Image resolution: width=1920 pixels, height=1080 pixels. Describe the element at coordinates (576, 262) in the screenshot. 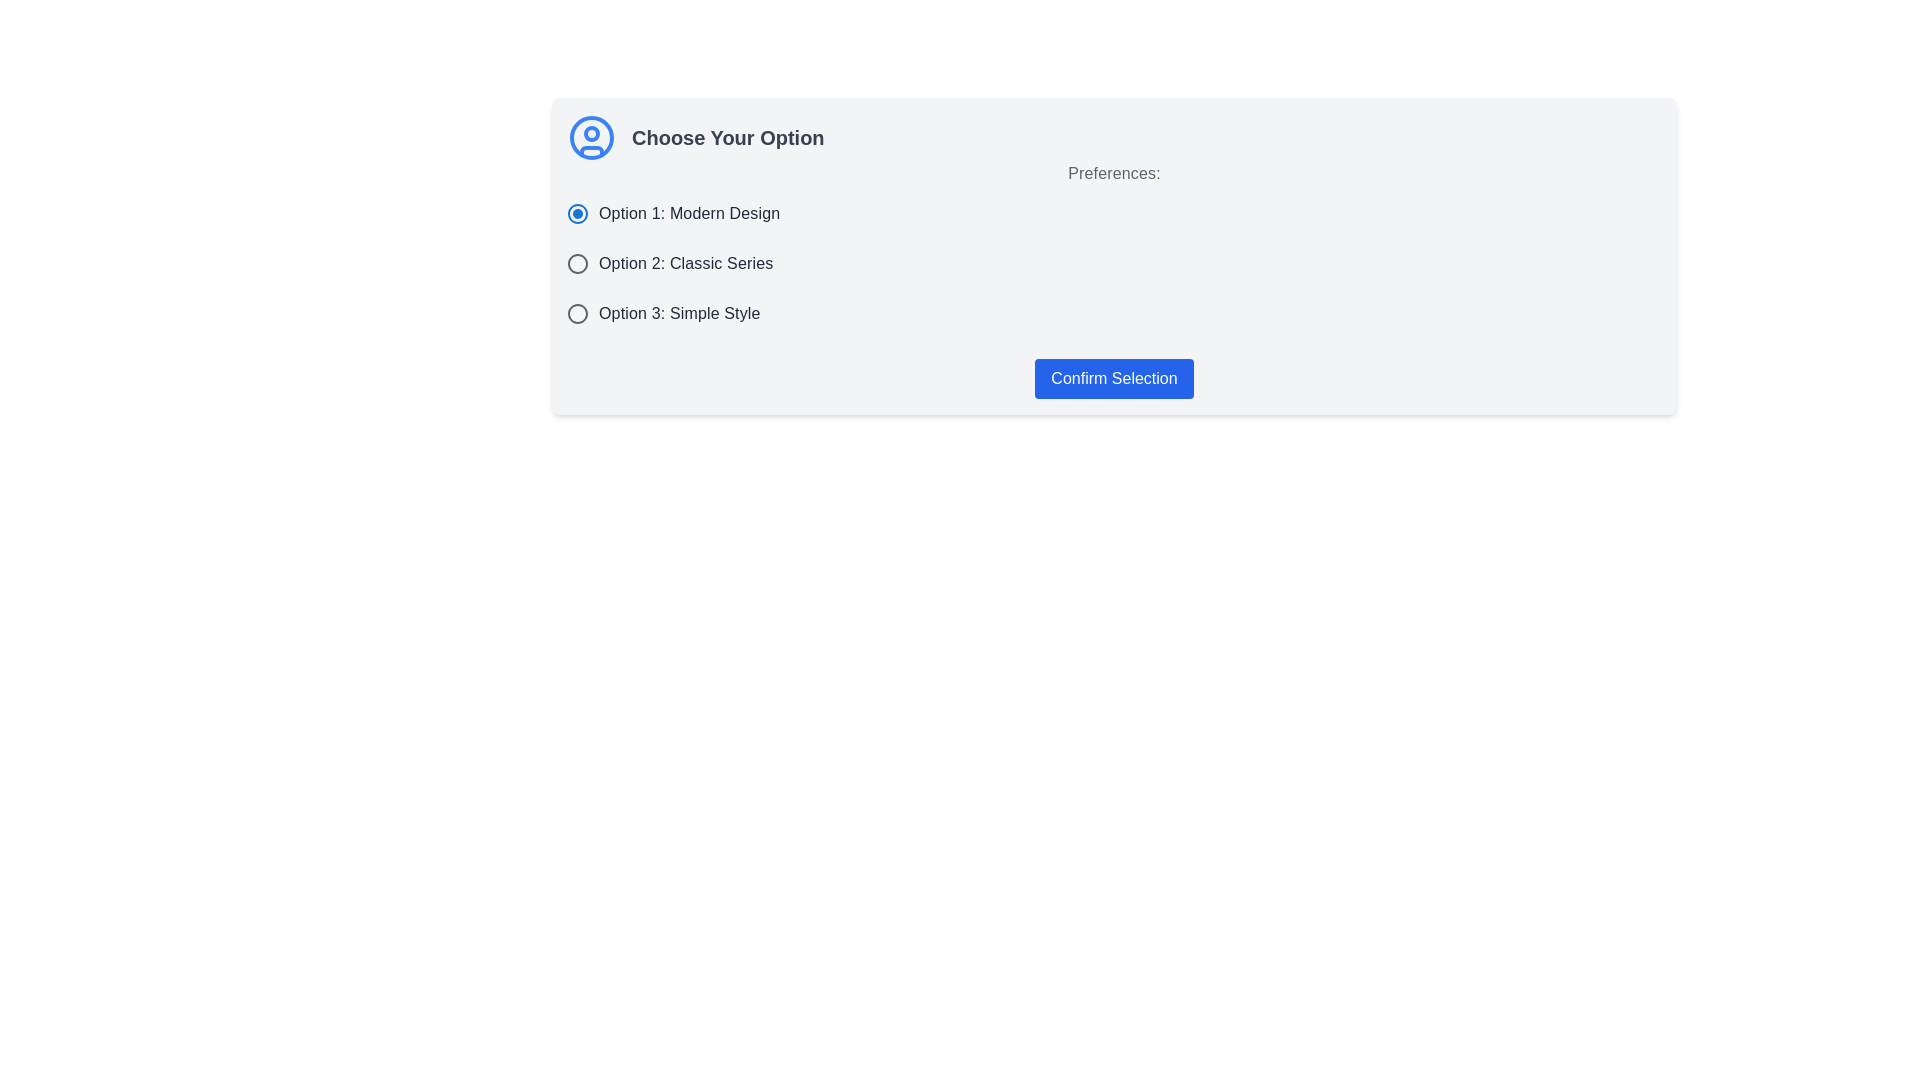

I see `the second radio button labeled 'Option 2: Classic Series'` at that location.